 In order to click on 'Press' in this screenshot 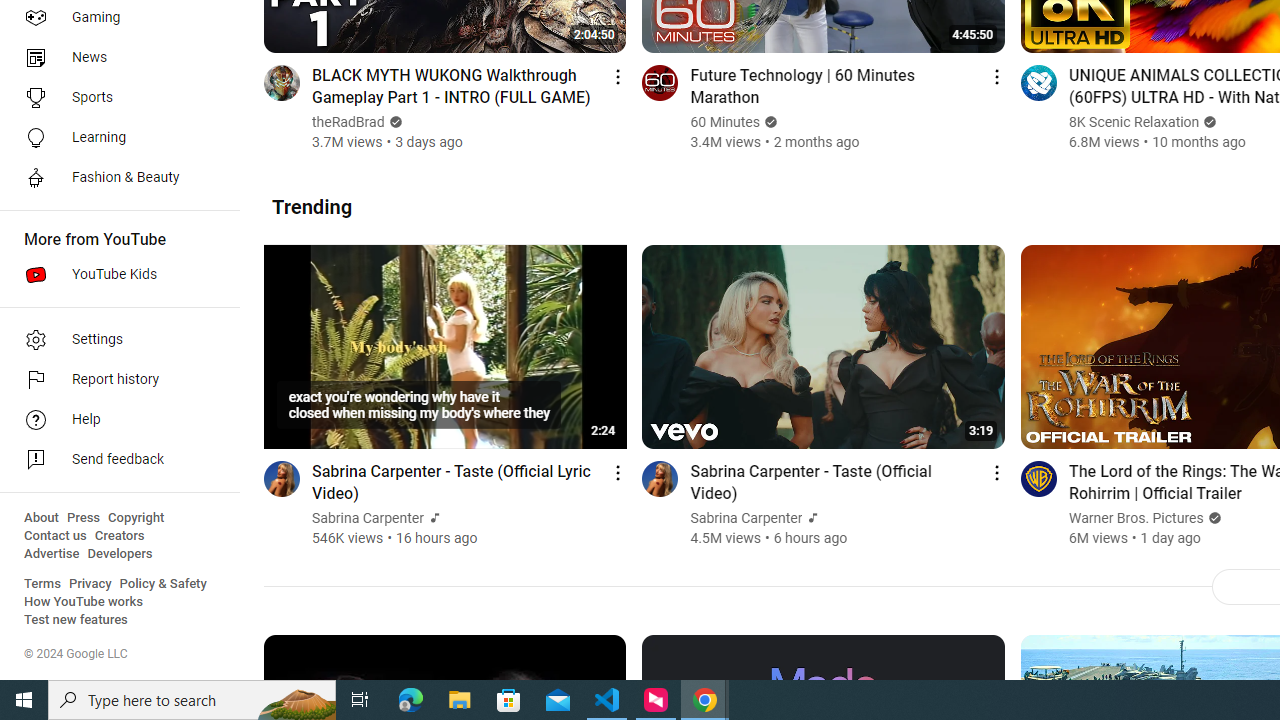, I will do `click(82, 517)`.